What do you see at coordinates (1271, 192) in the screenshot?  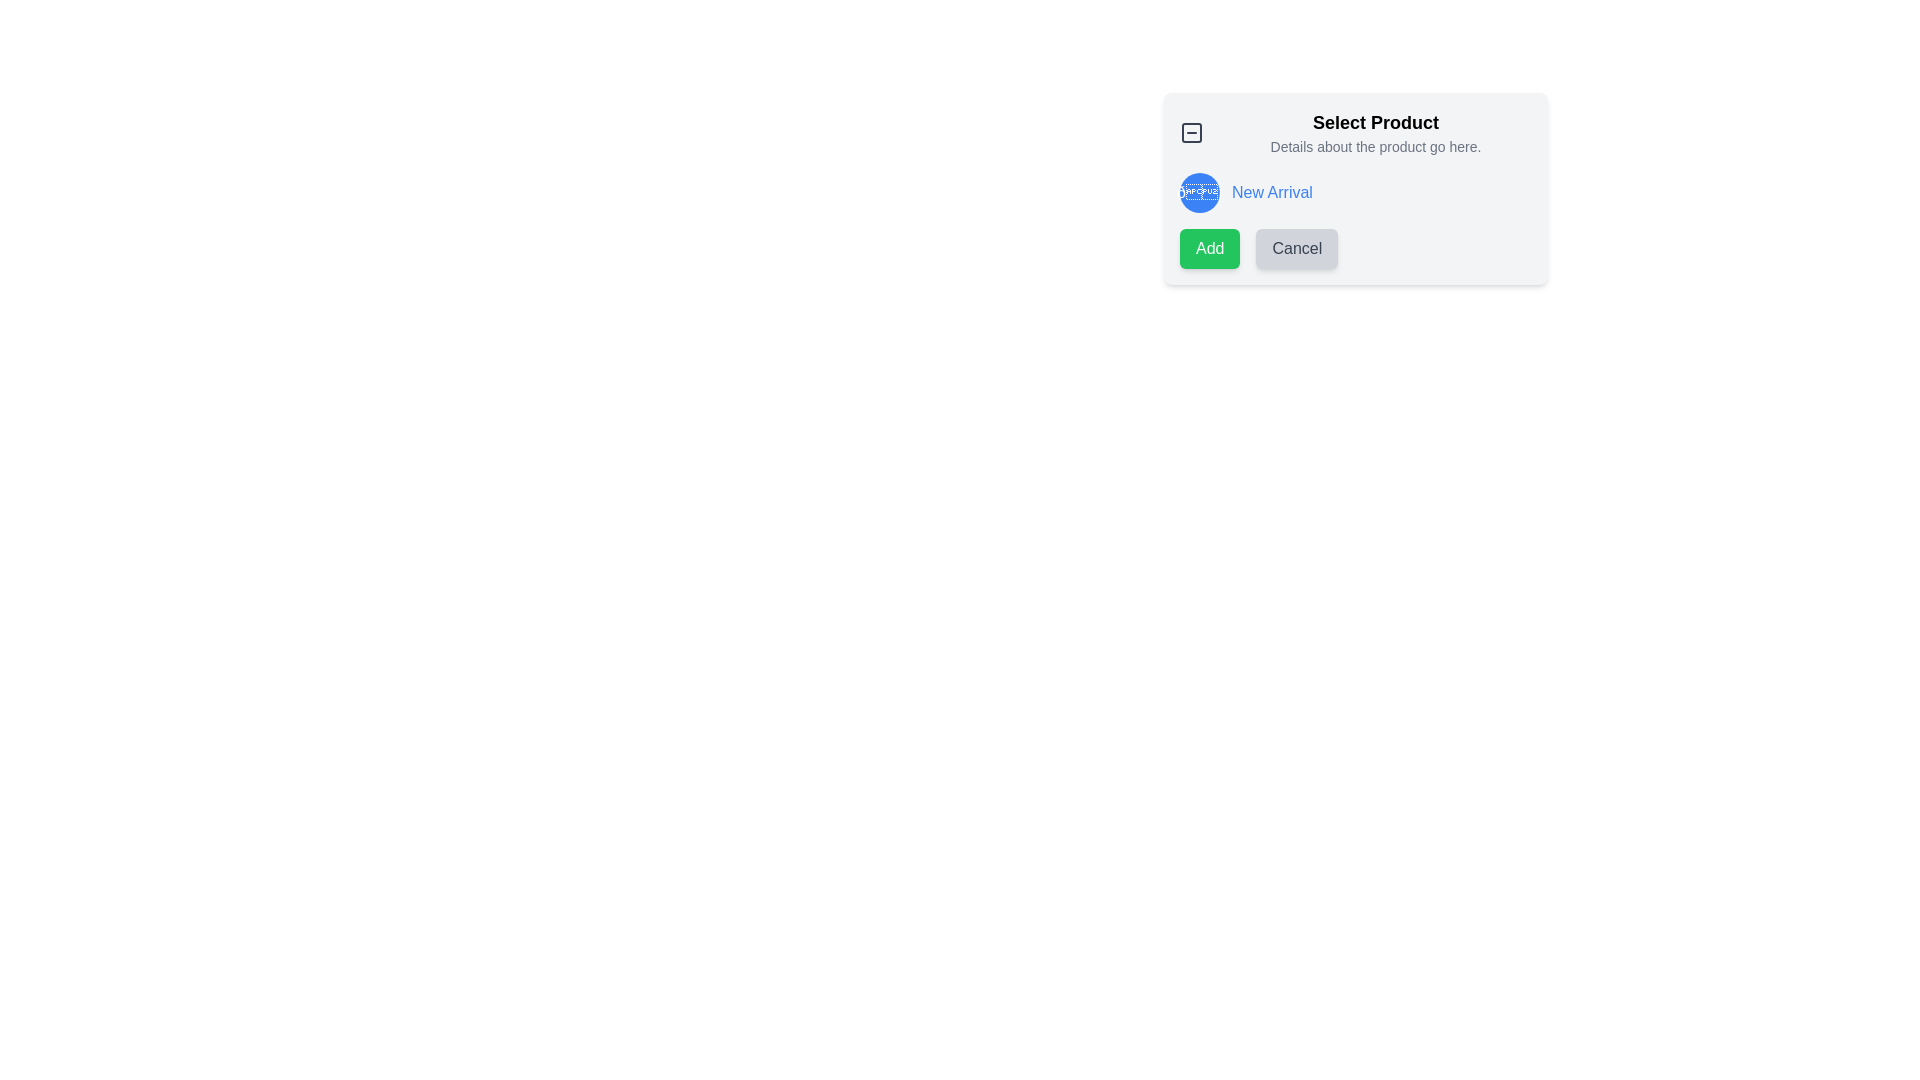 I see `the 'New Arrival' text label which is displayed in a medium-sized, blue font, located to the right of a circular blue icon in the 'Select Product' box` at bounding box center [1271, 192].